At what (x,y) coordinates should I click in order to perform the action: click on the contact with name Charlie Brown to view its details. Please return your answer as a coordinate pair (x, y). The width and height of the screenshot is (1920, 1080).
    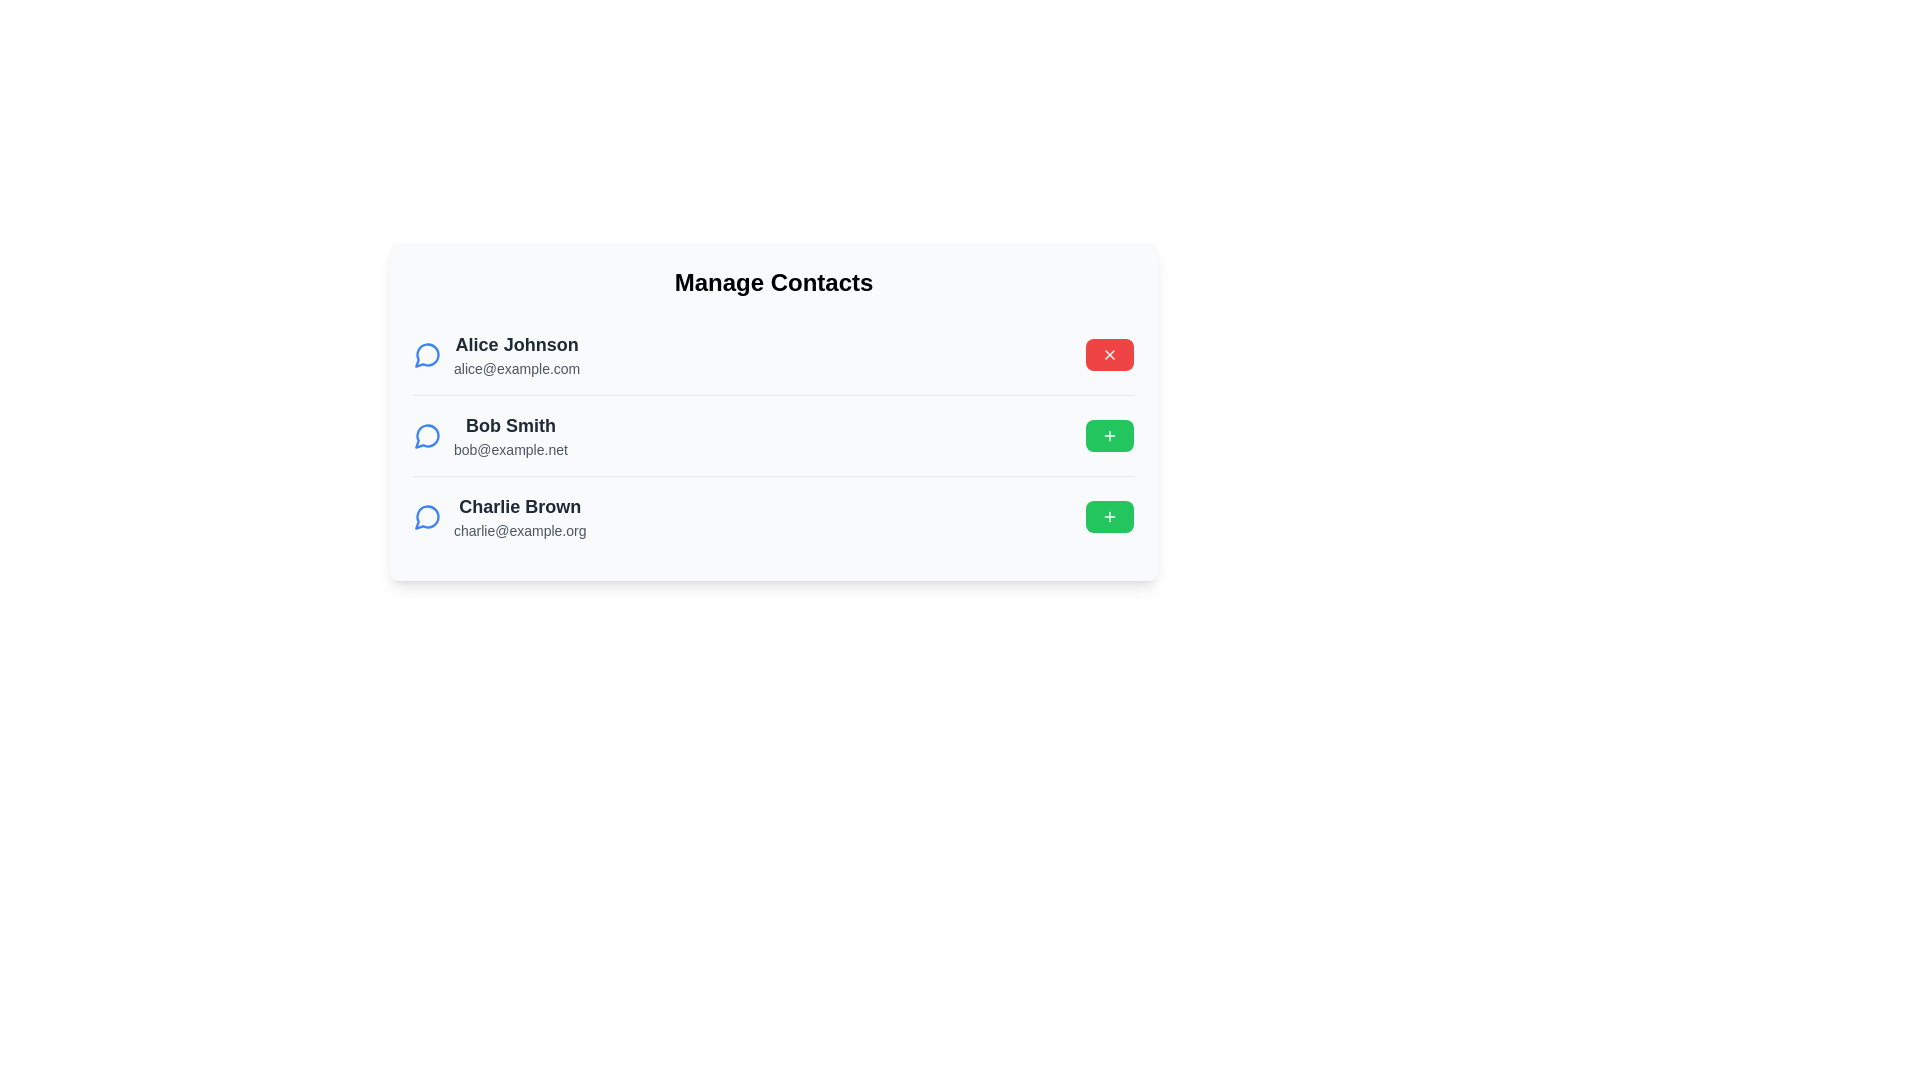
    Looking at the image, I should click on (499, 515).